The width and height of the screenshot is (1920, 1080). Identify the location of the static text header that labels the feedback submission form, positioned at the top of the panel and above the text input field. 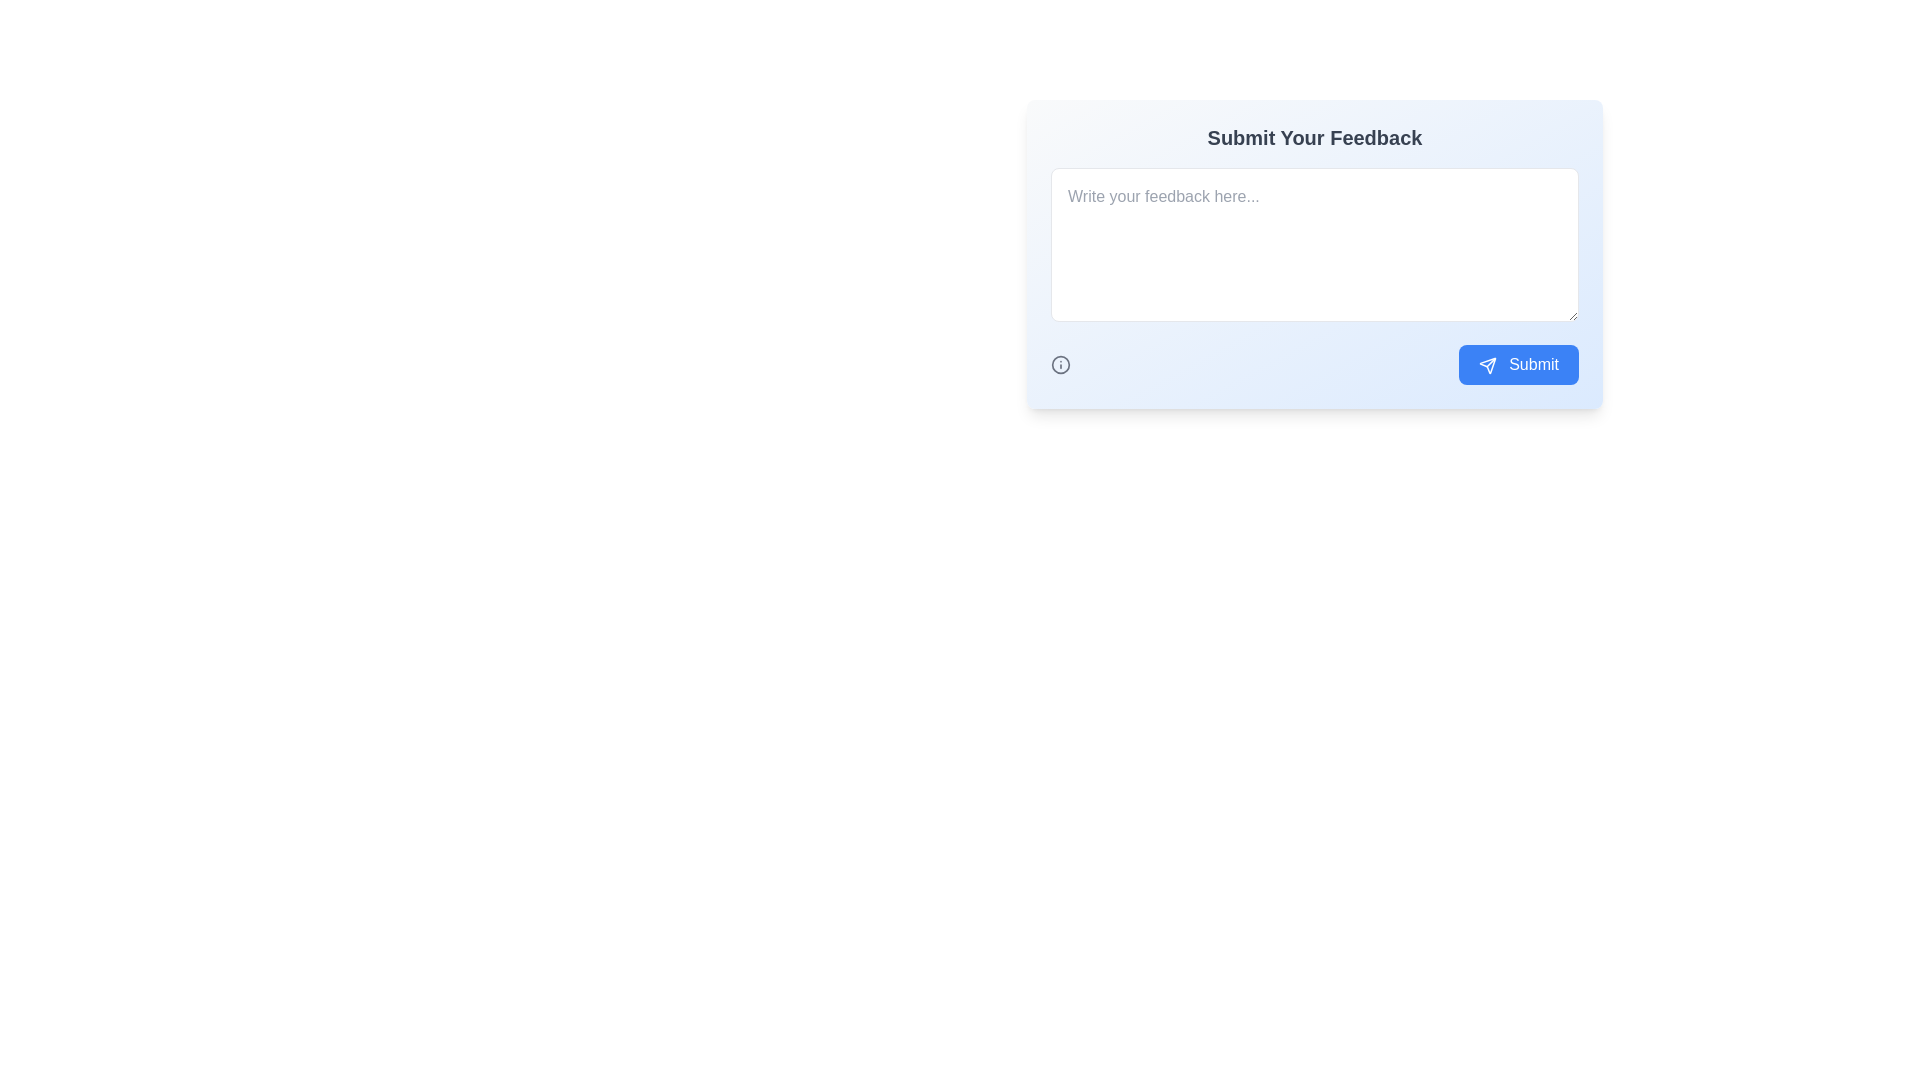
(1315, 137).